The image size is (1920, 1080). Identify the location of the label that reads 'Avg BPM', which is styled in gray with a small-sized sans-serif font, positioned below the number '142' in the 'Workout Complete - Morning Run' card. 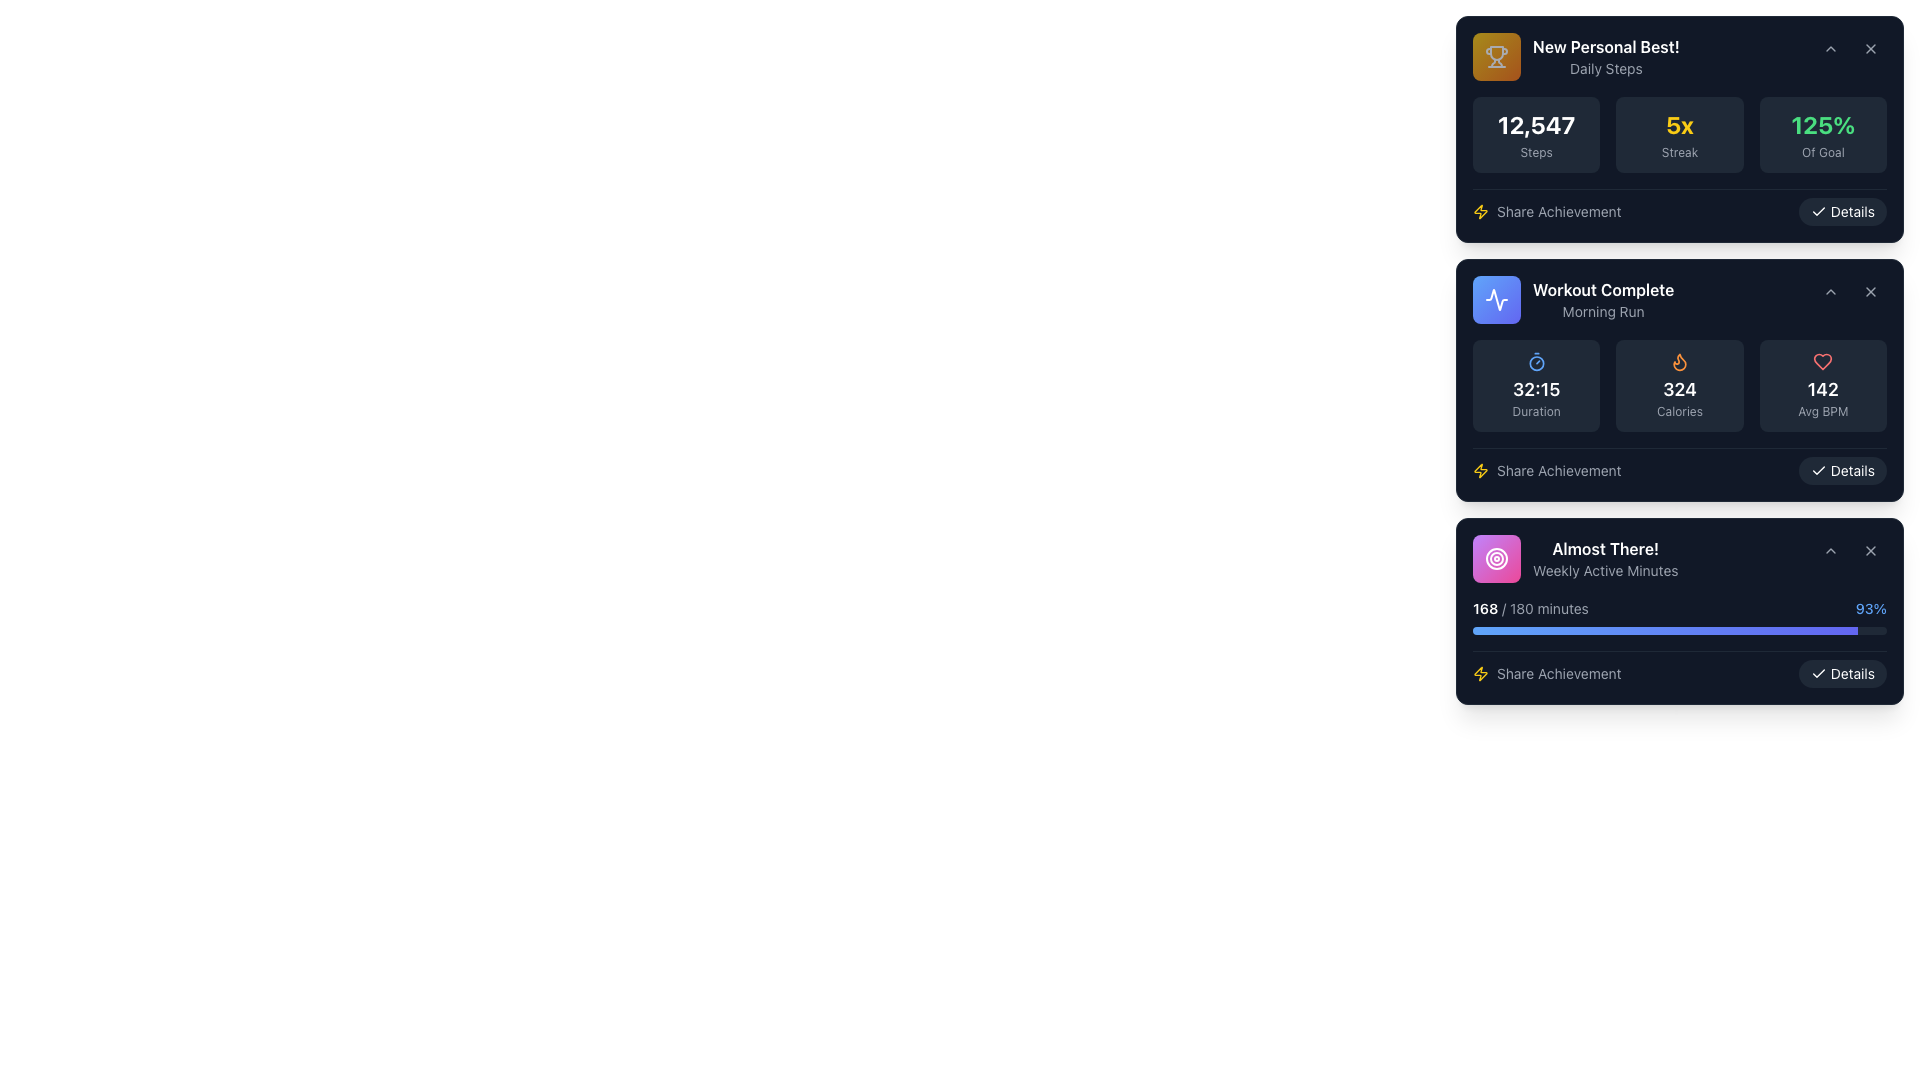
(1823, 411).